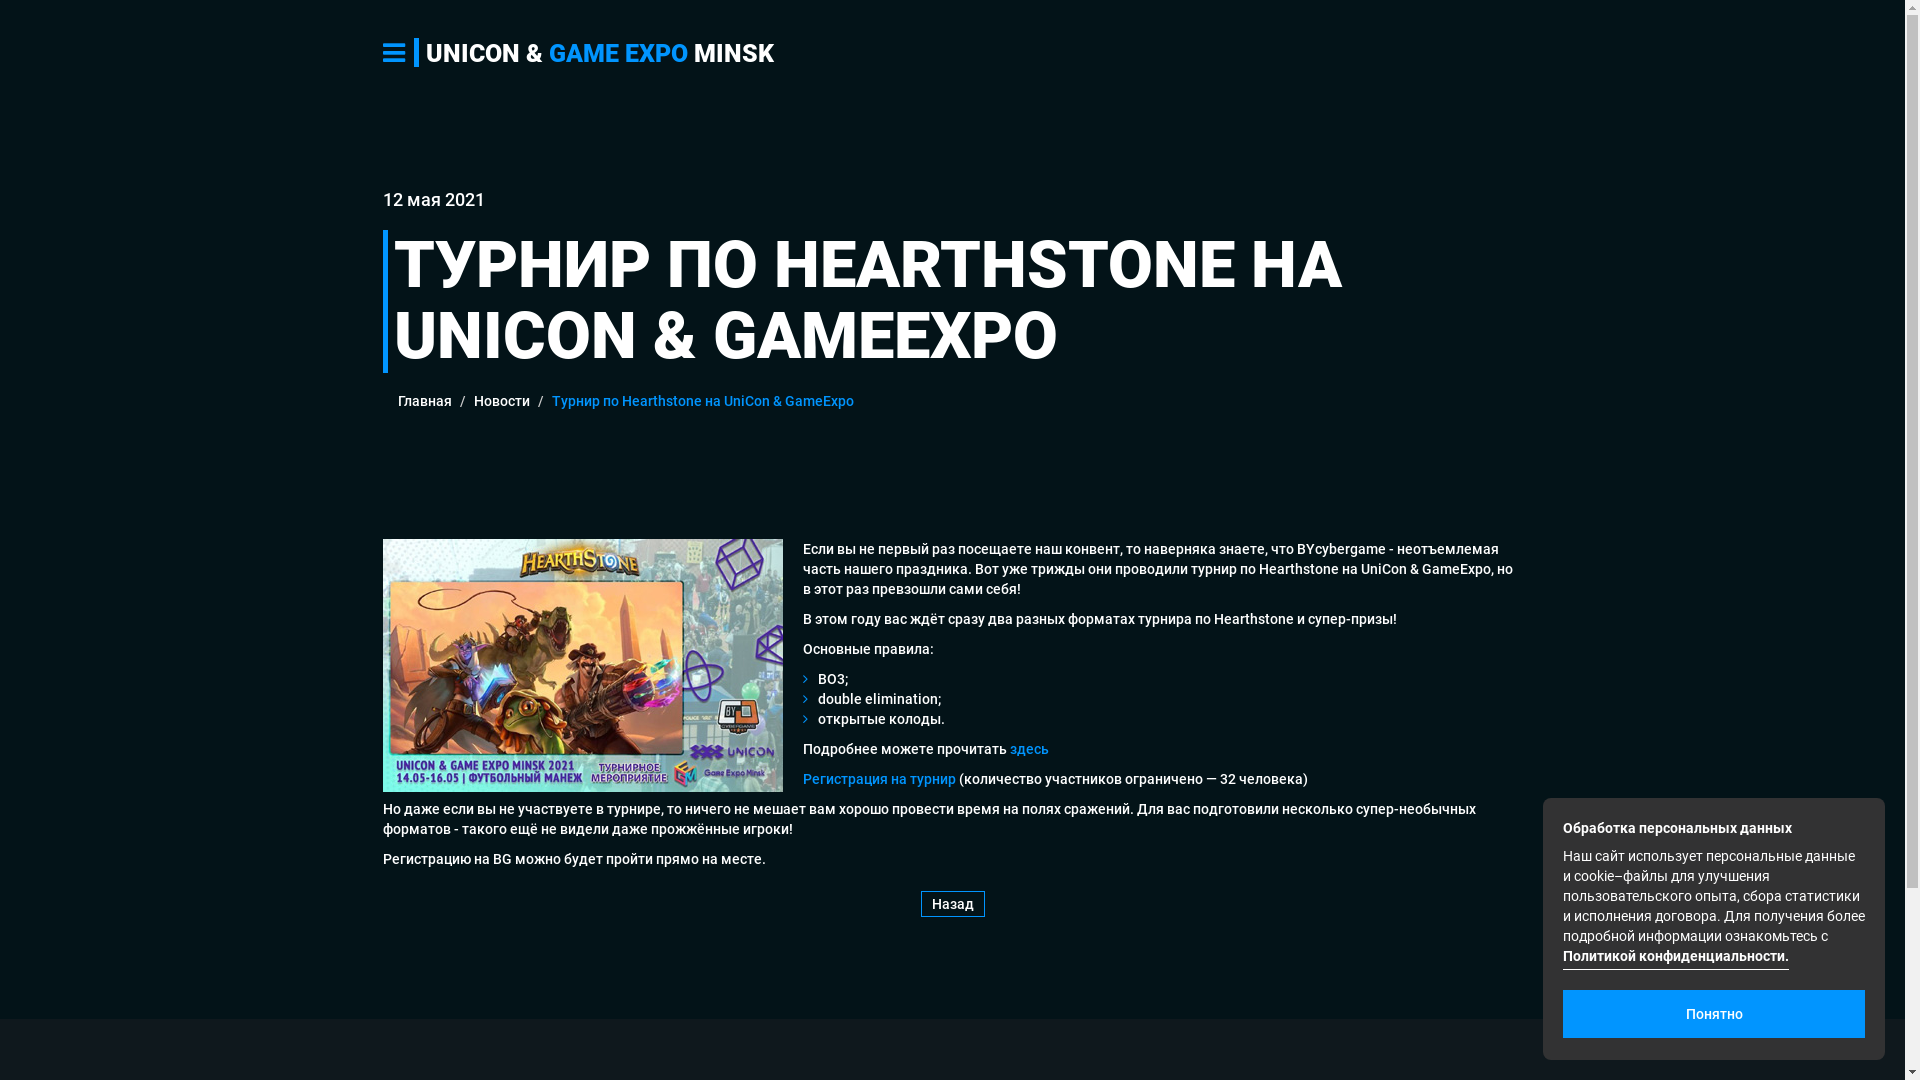 This screenshot has height=1080, width=1920. Describe the element at coordinates (593, 53) in the screenshot. I see `'UNICON & GAME EXPO MINSK'` at that location.